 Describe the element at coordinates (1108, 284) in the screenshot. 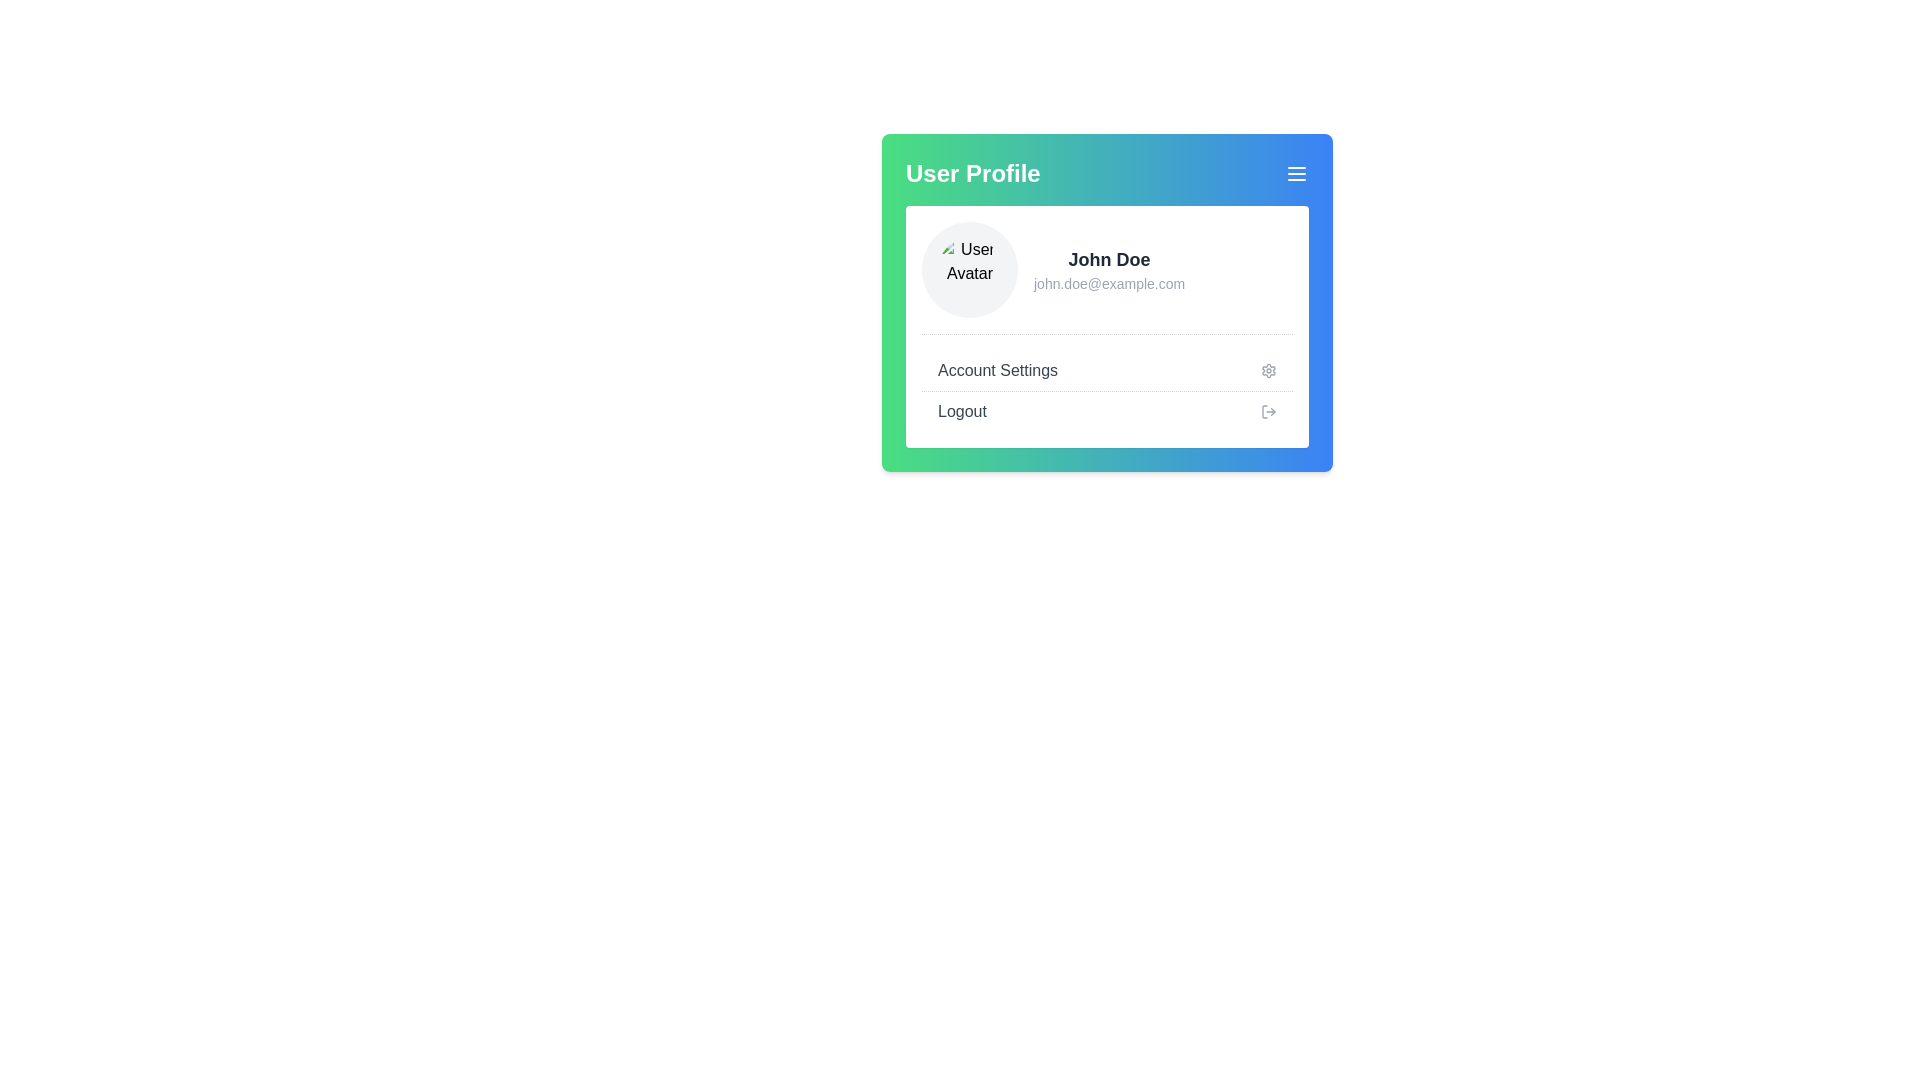

I see `the text snippet displaying the email address 'john.doe@example.com' located in the right panel of the user profile card layout` at that location.